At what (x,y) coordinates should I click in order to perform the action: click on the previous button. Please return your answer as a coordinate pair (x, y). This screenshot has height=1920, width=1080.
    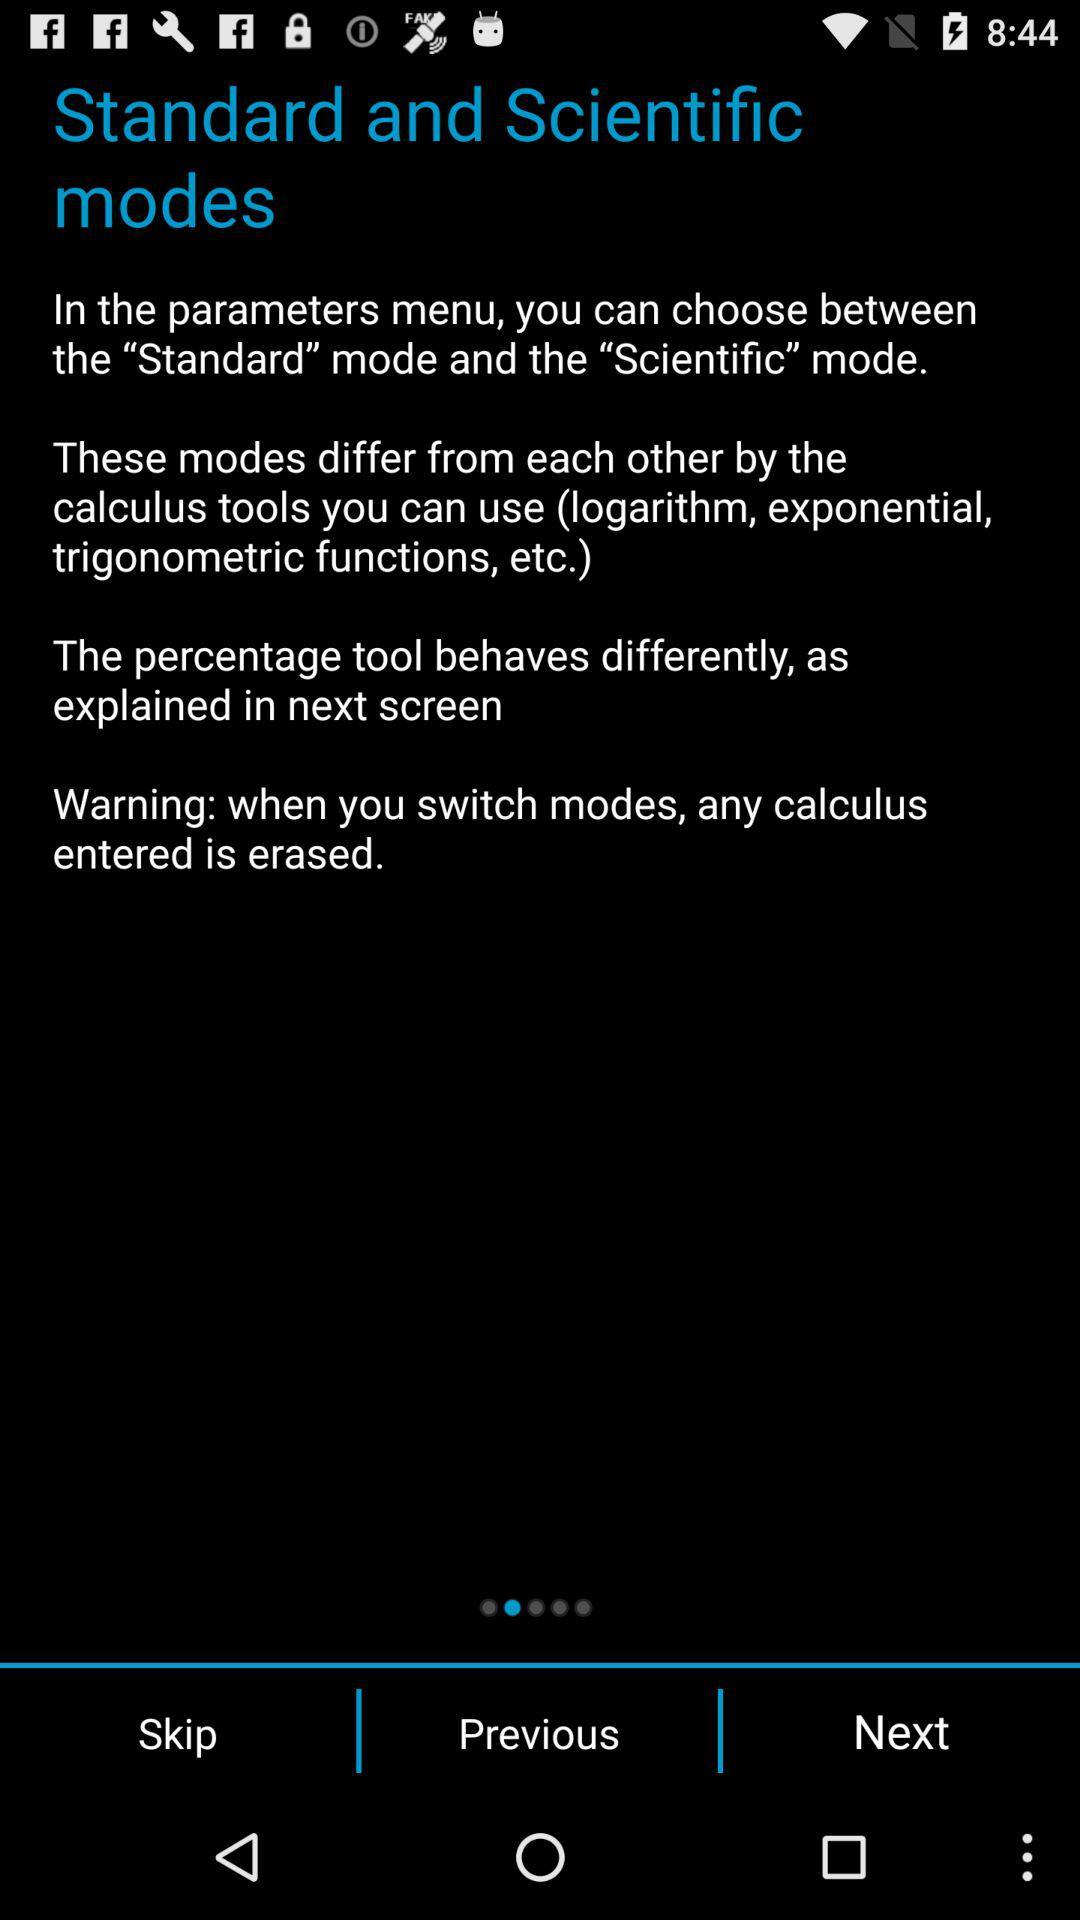
    Looking at the image, I should click on (538, 1730).